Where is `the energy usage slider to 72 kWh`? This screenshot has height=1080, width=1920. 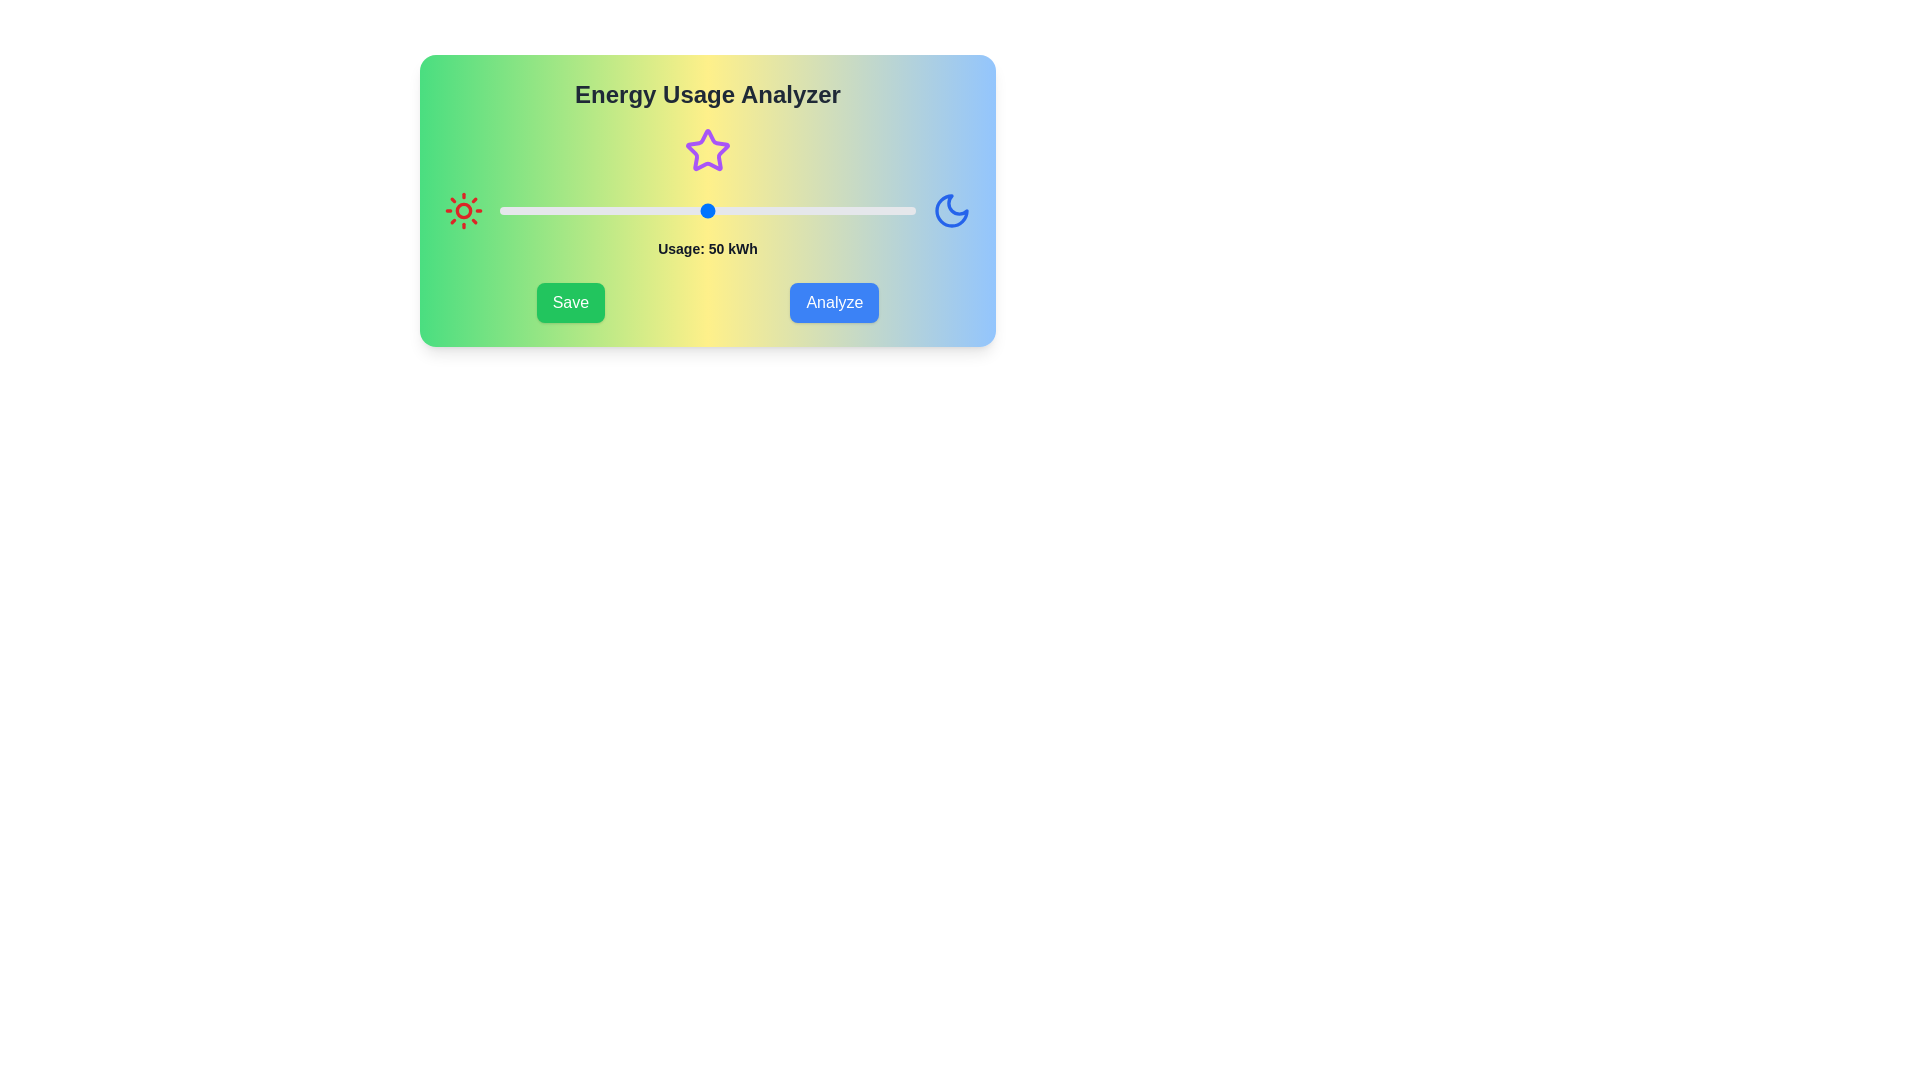
the energy usage slider to 72 kWh is located at coordinates (798, 211).